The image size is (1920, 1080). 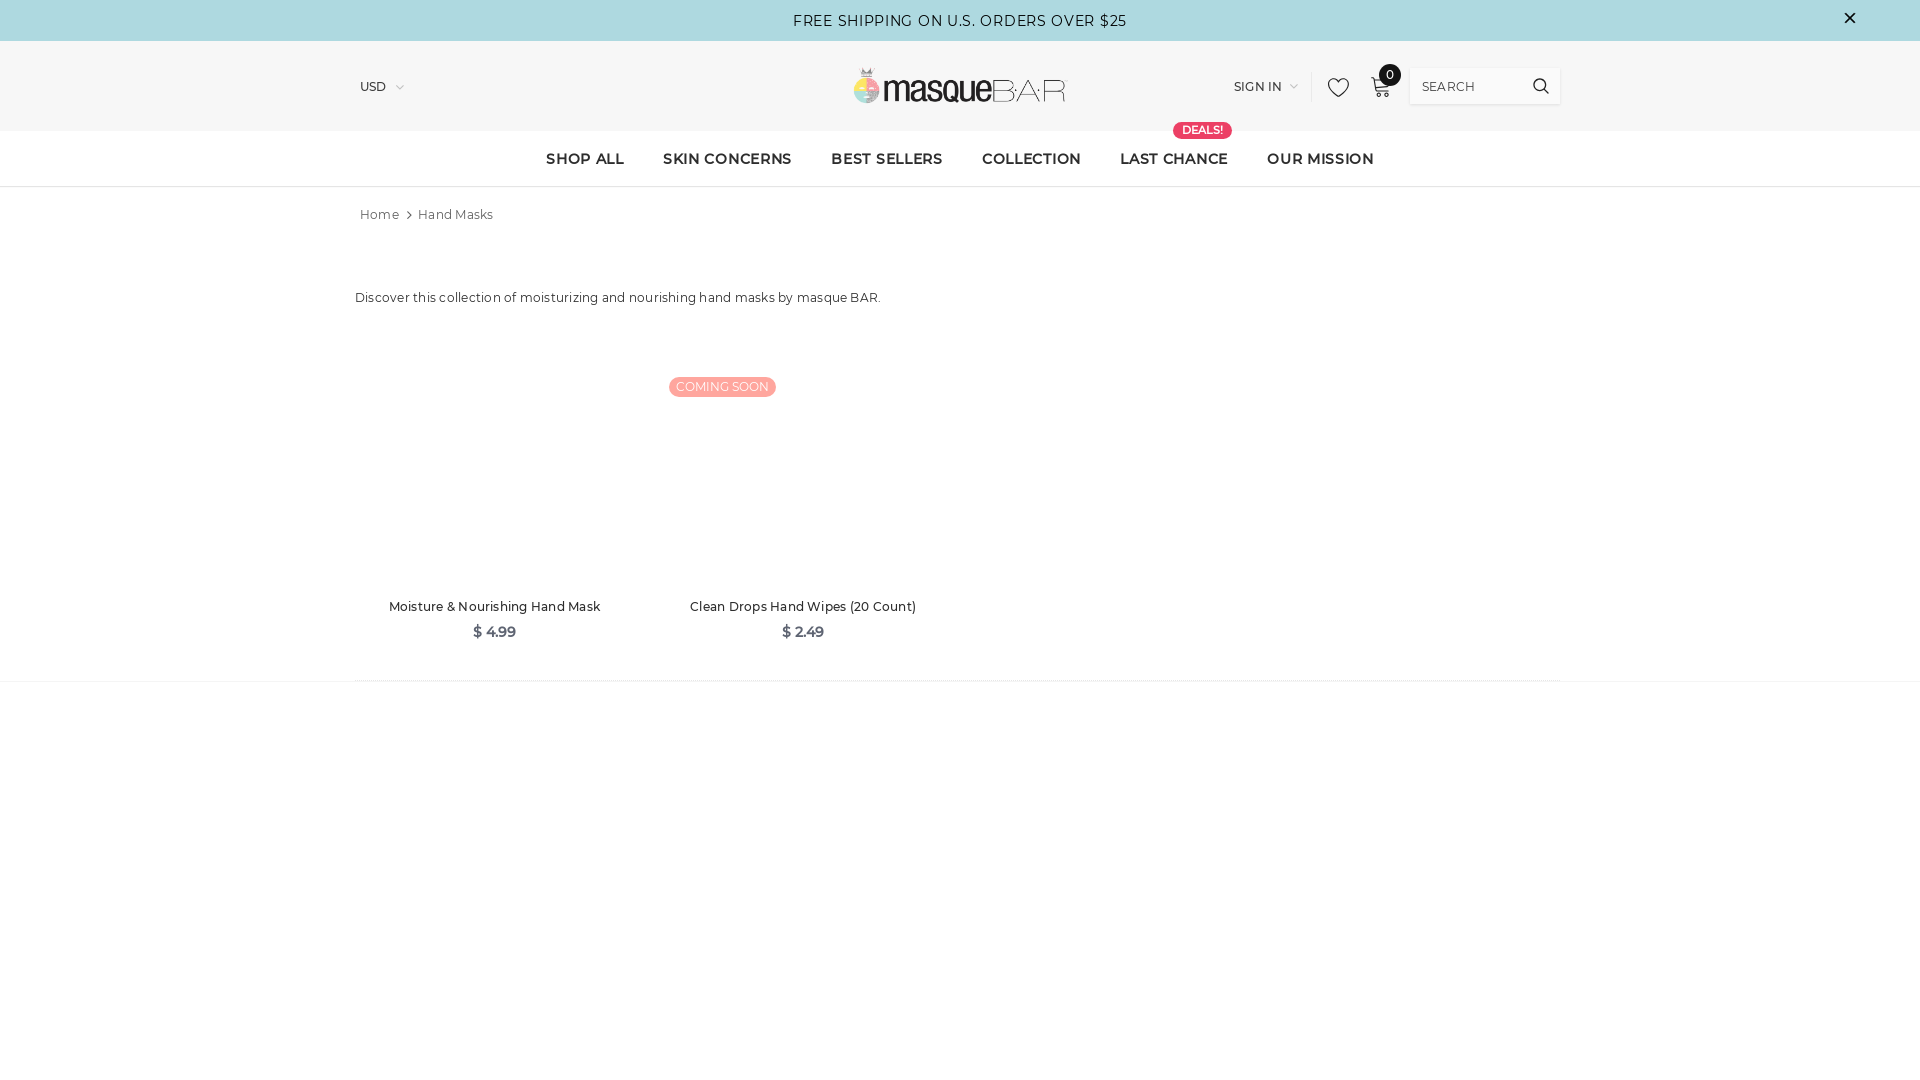 I want to click on 'SHOP ALL', so click(x=546, y=157).